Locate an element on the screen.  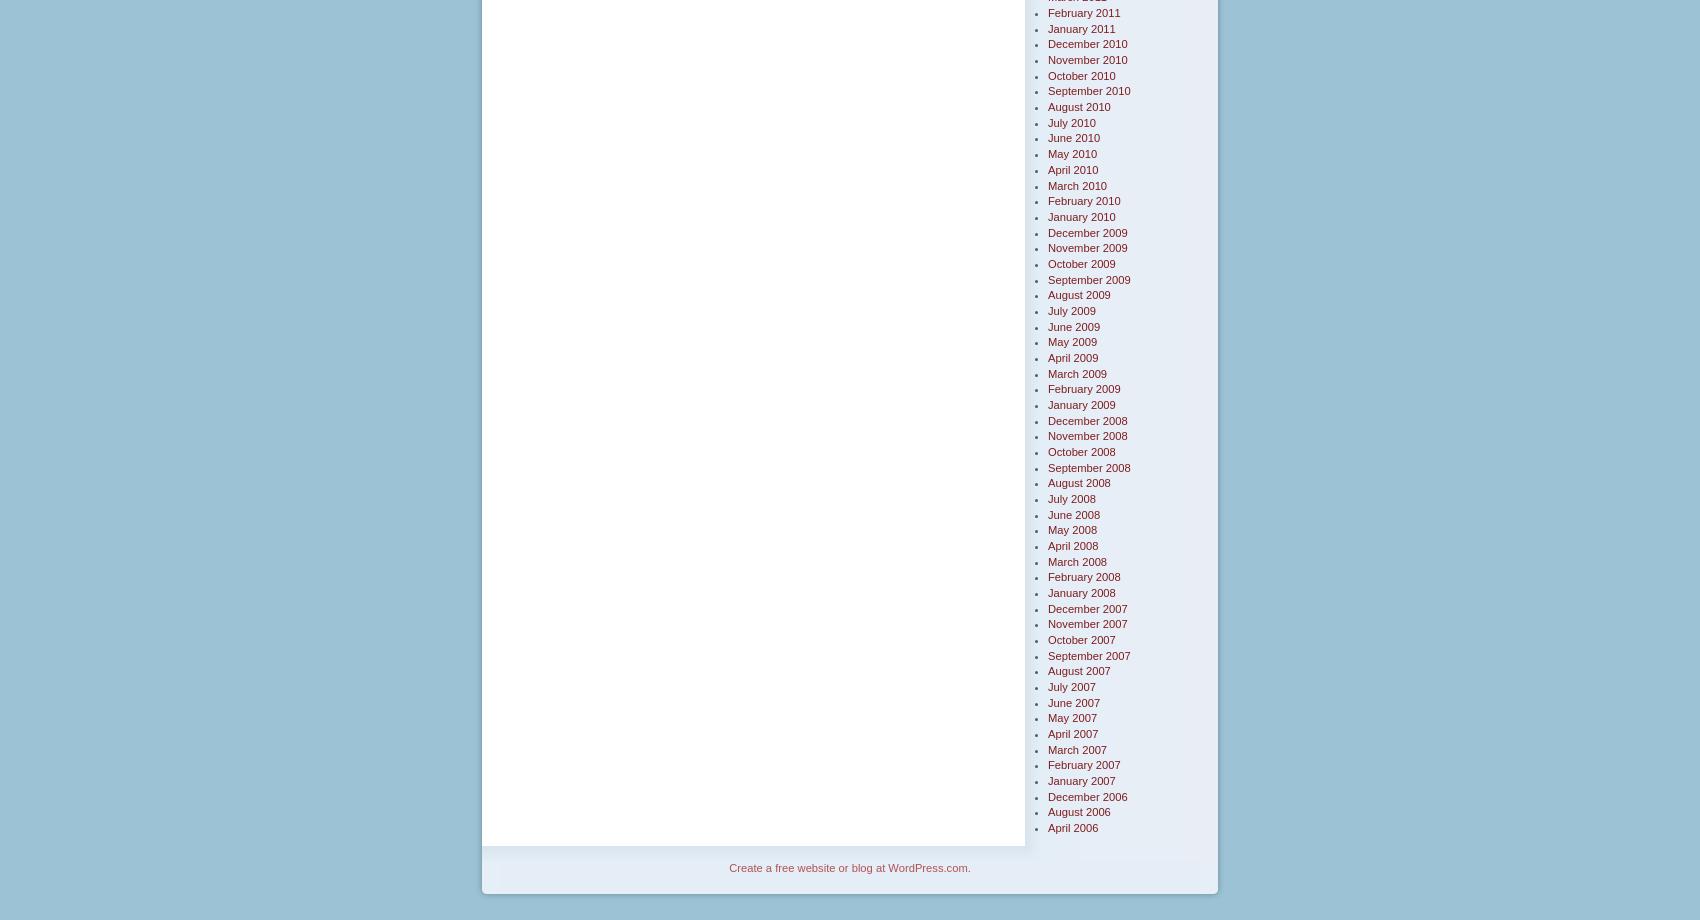
'July 2010' is located at coordinates (1071, 120).